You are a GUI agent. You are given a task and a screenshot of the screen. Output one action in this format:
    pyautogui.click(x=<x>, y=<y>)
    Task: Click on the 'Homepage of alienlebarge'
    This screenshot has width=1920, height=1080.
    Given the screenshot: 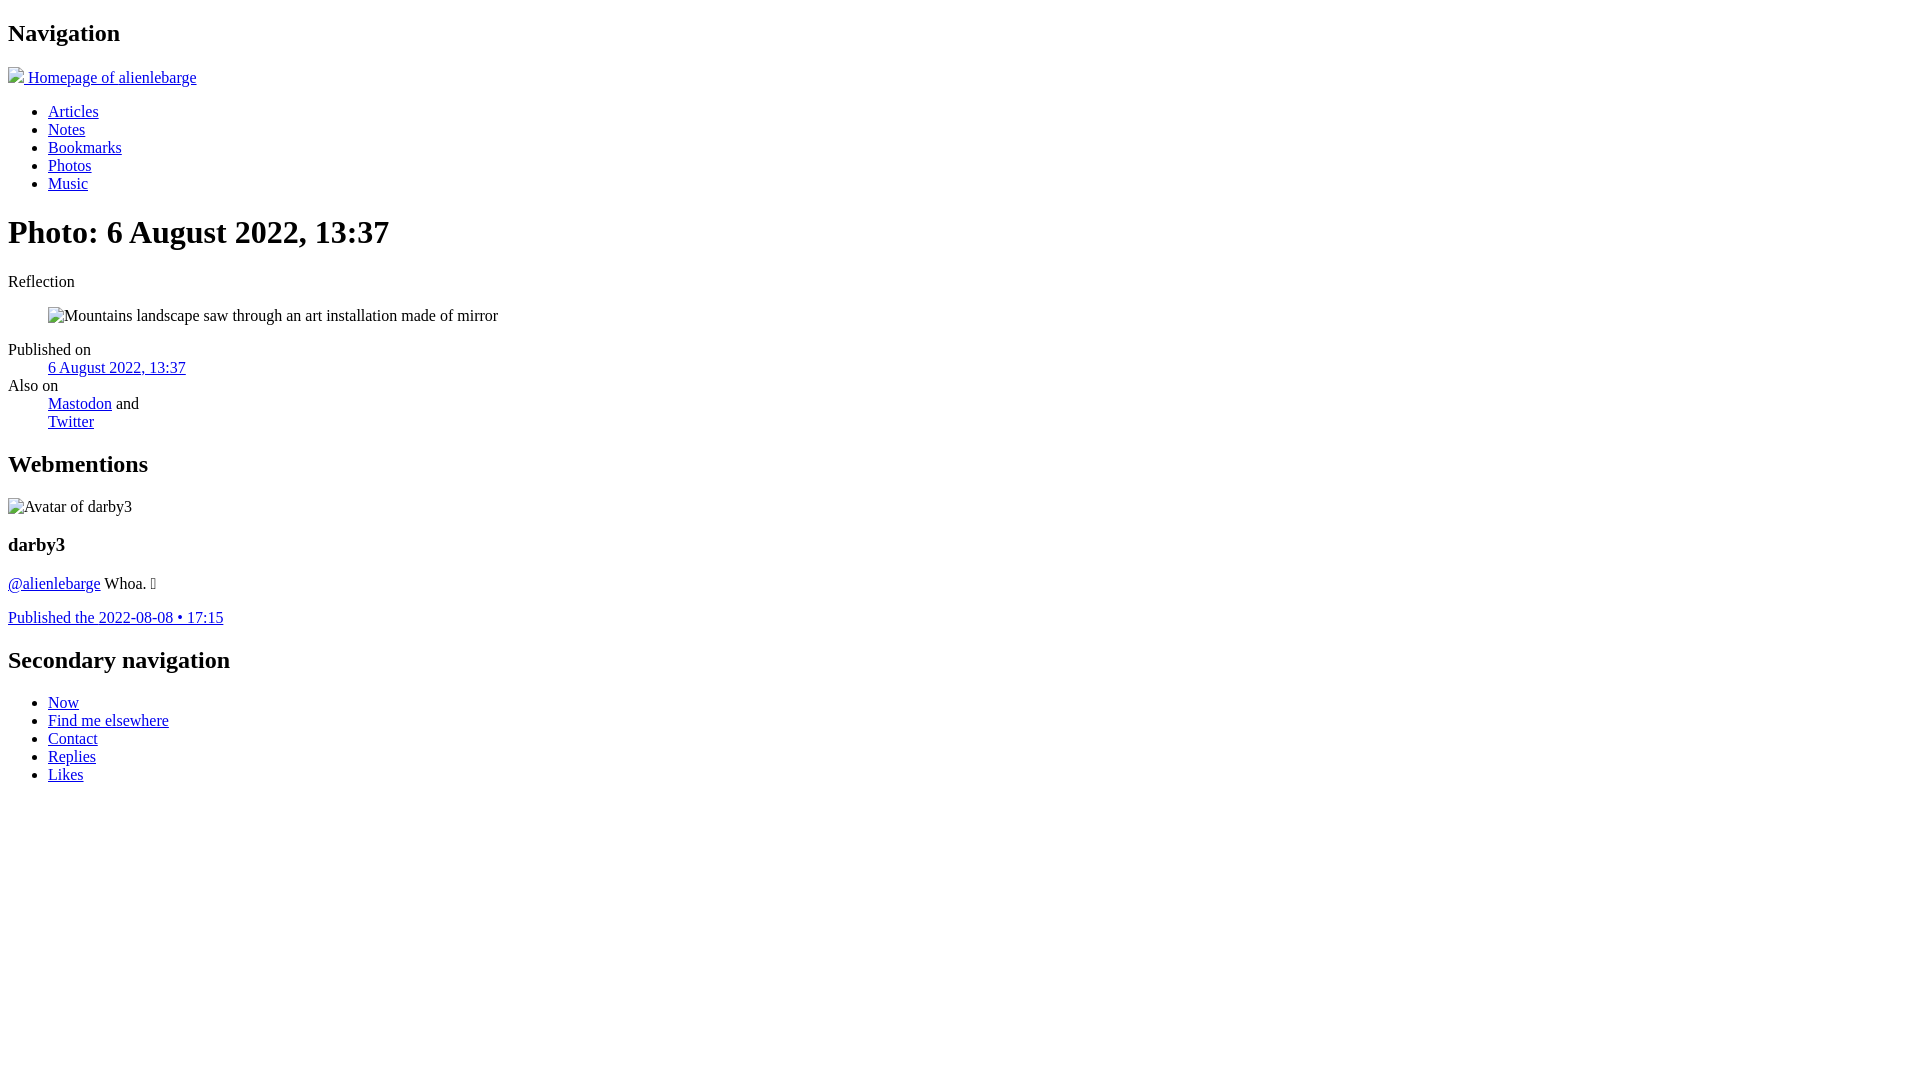 What is the action you would take?
    pyautogui.click(x=101, y=76)
    